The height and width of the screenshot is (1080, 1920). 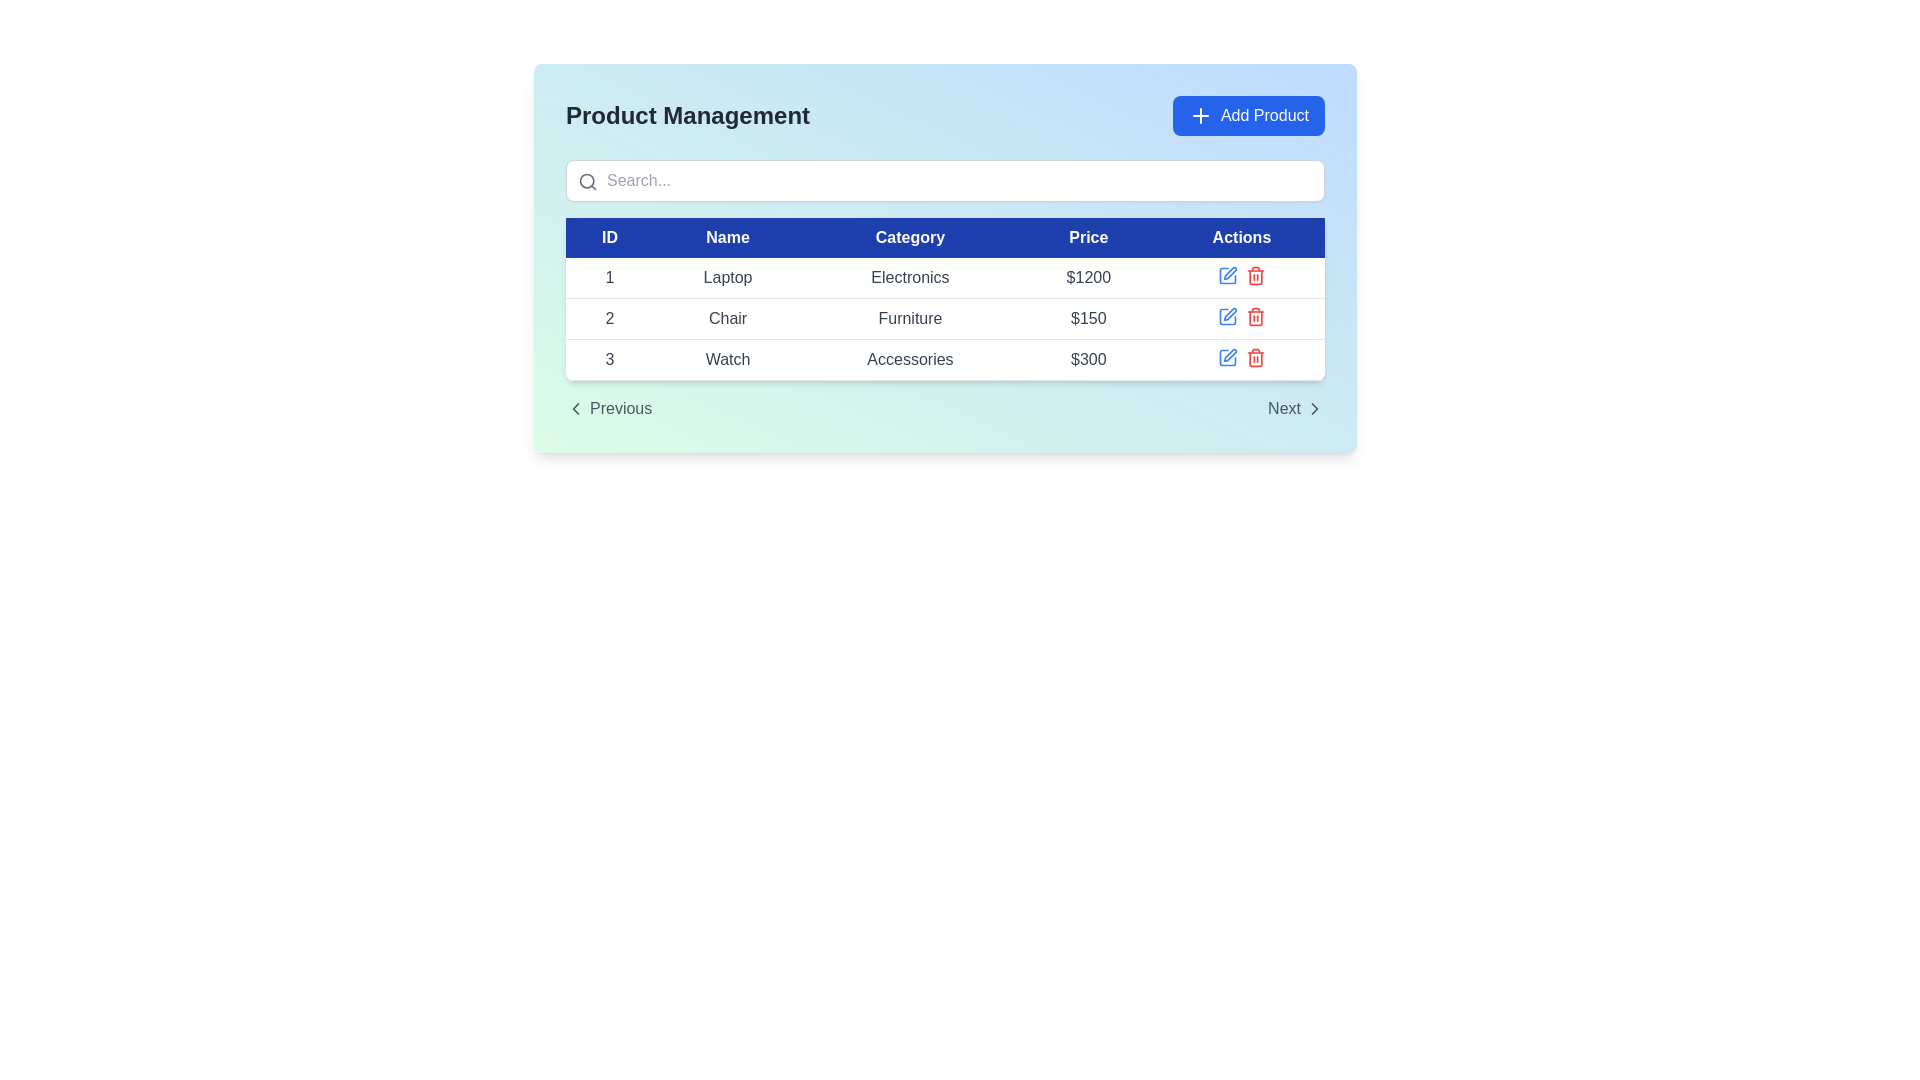 What do you see at coordinates (1087, 237) in the screenshot?
I see `the 'Price' label which is styled with bold white text on a blue background, located in the fourth position of the table header row` at bounding box center [1087, 237].